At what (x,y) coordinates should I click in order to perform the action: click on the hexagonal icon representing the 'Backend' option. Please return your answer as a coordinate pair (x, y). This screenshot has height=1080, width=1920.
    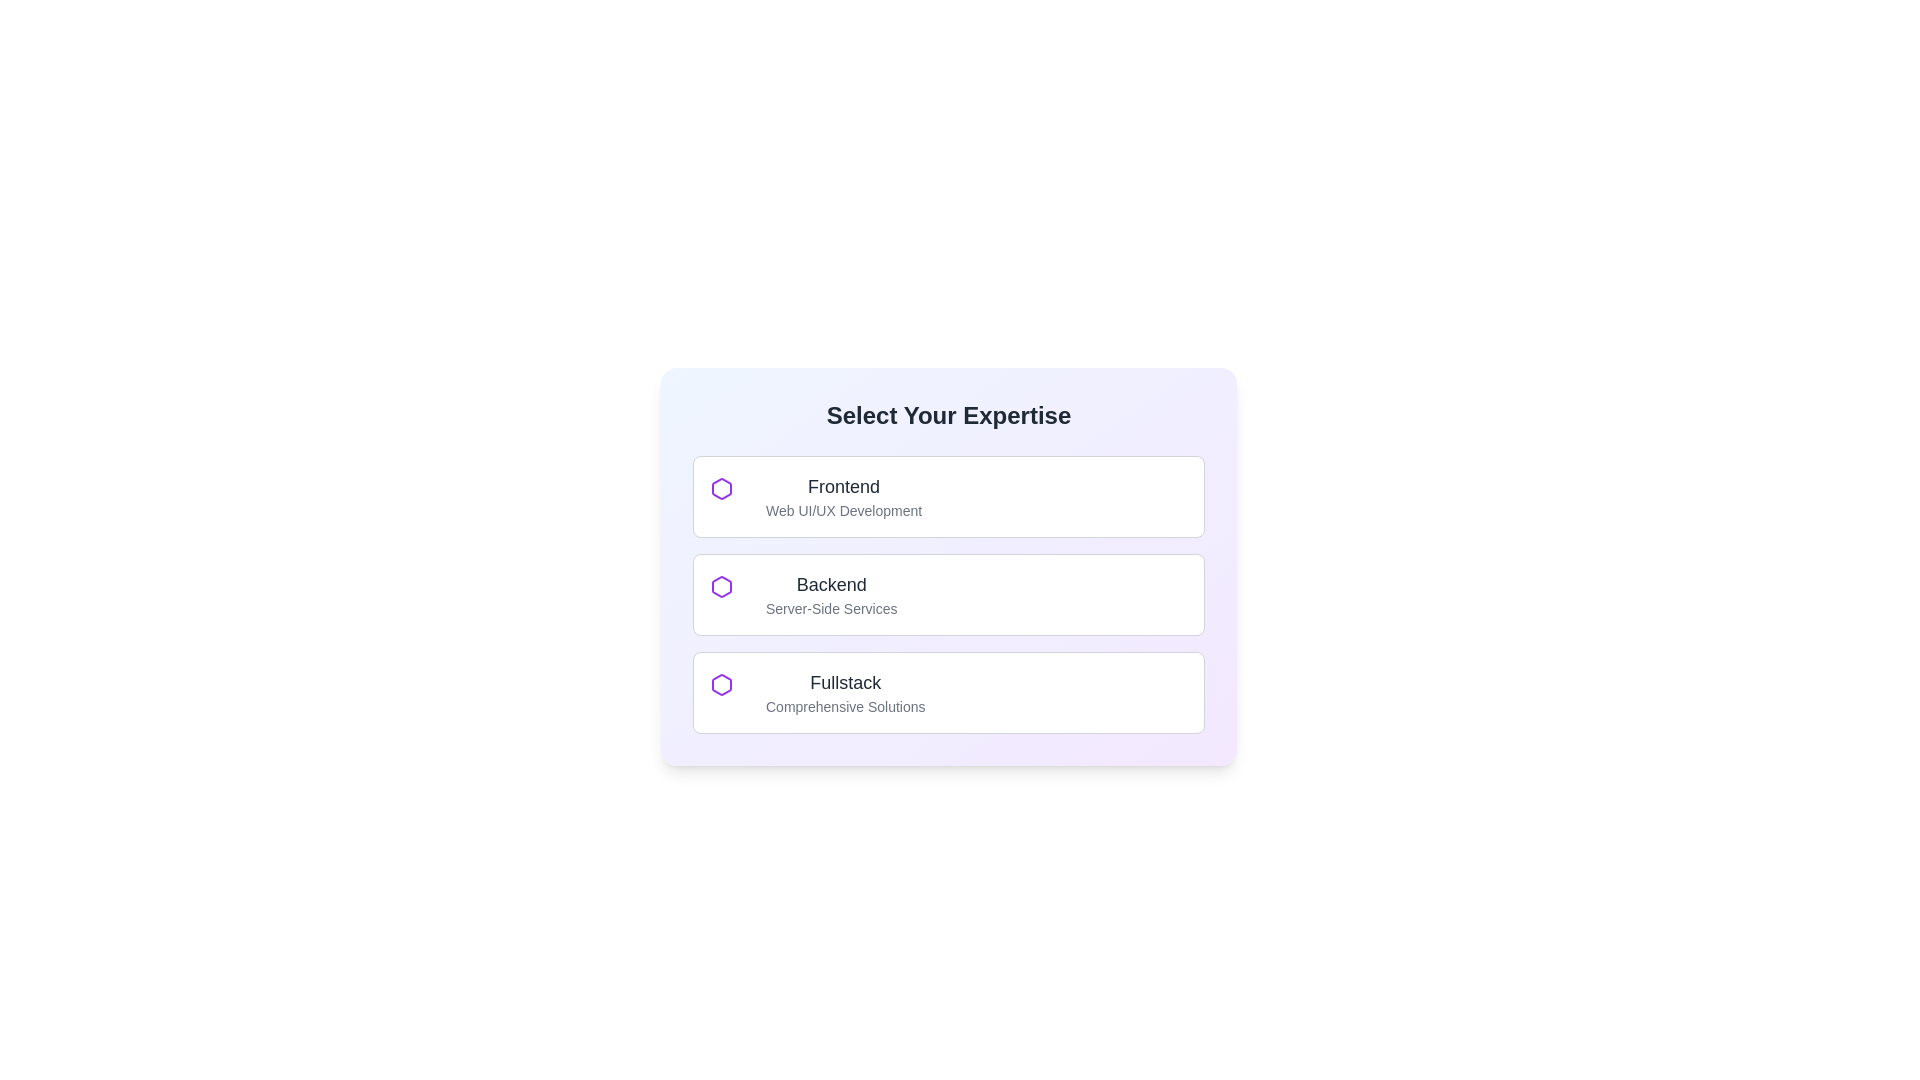
    Looking at the image, I should click on (720, 585).